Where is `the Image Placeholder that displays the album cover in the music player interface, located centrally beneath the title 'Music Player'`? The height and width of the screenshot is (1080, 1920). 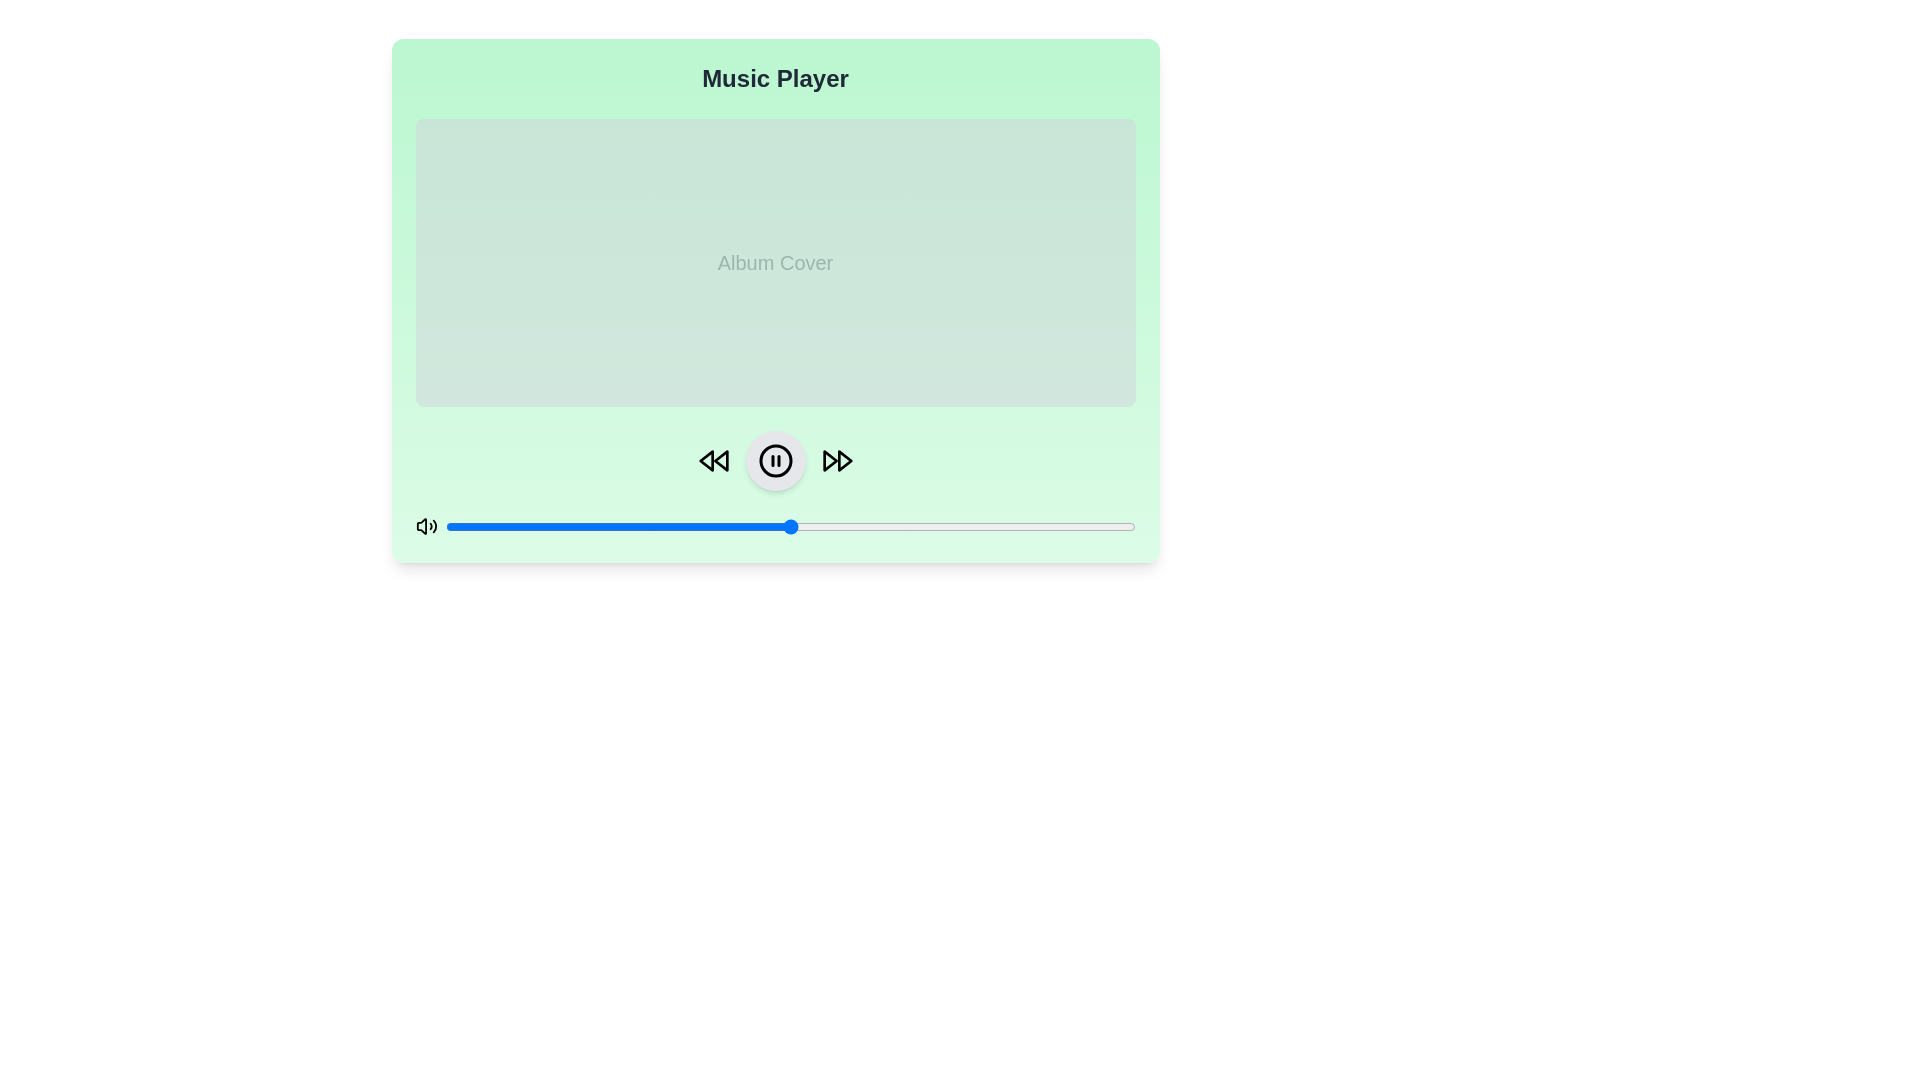
the Image Placeholder that displays the album cover in the music player interface, located centrally beneath the title 'Music Player' is located at coordinates (774, 327).